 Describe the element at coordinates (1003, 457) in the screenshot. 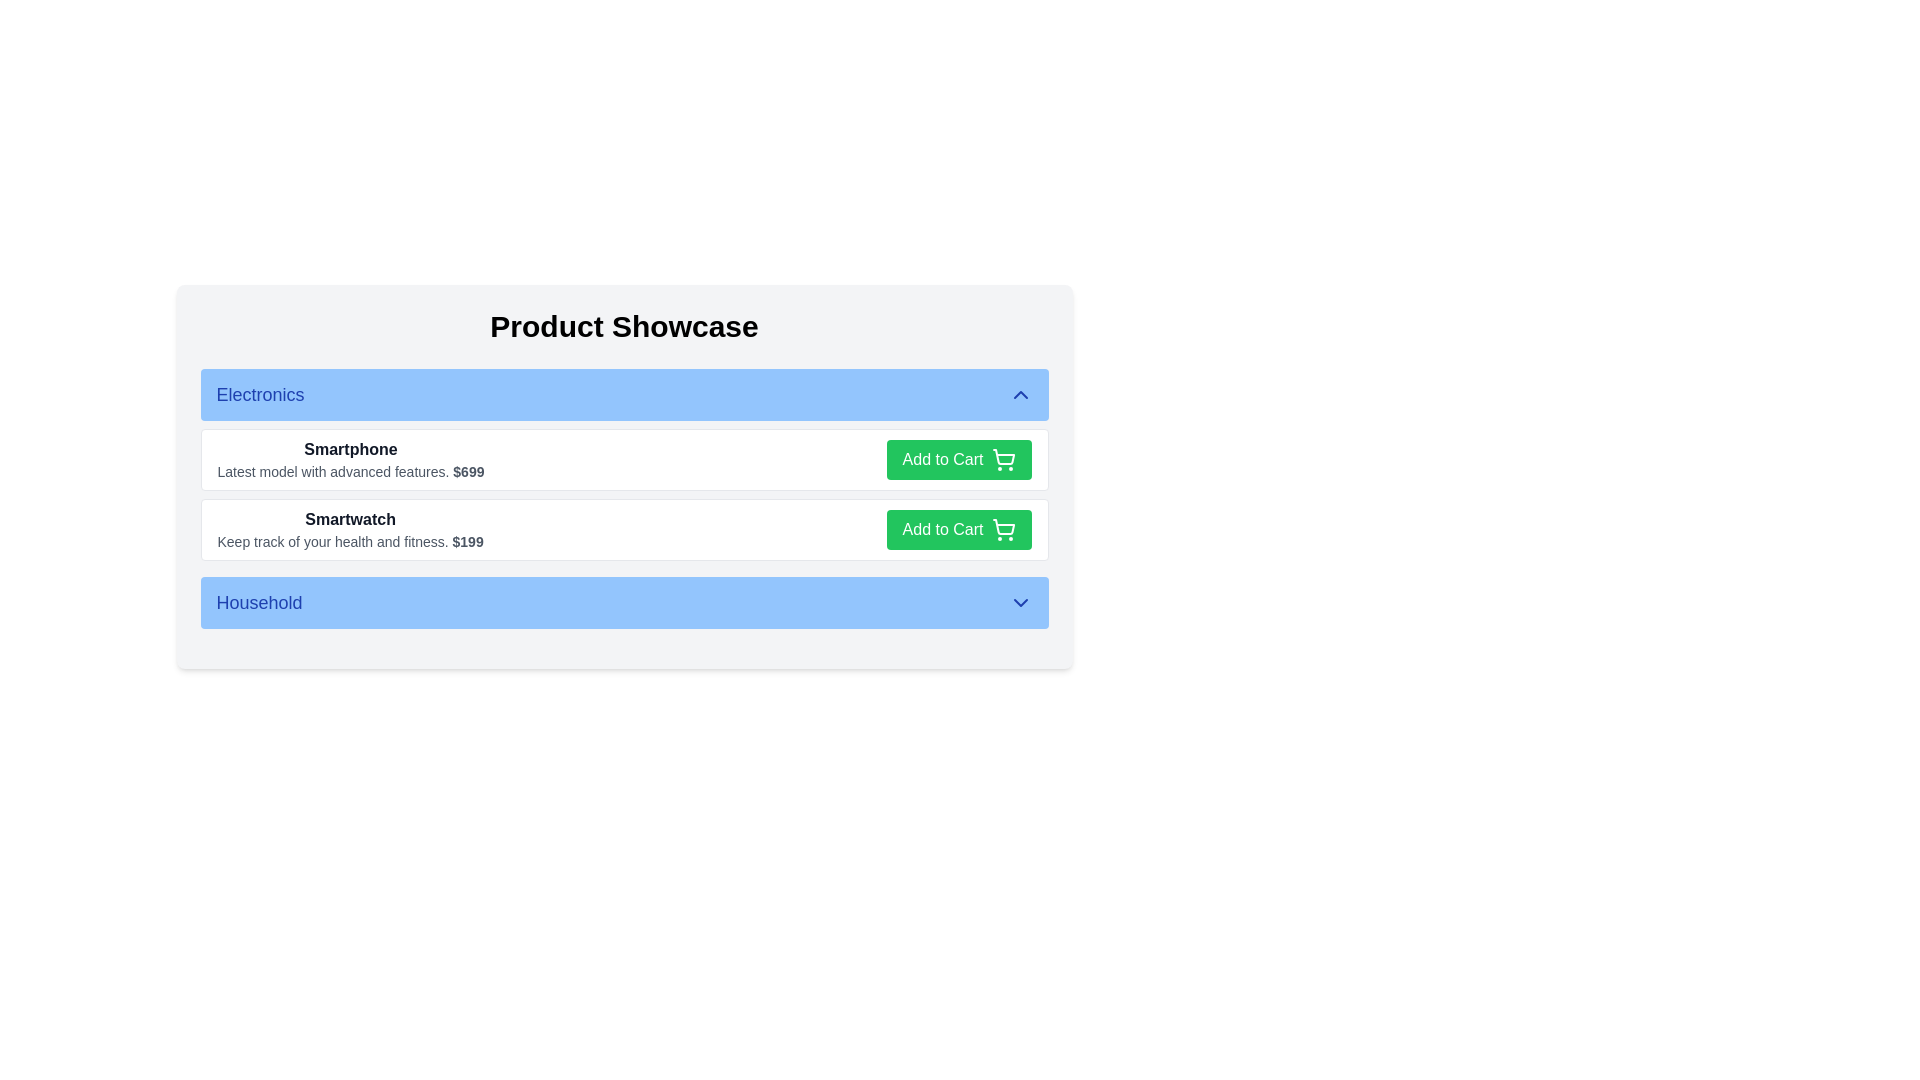

I see `the shopping cart icon located within the 'Add to Cart' button for the 'Smartphone' product option in the 'Electronics' category` at that location.